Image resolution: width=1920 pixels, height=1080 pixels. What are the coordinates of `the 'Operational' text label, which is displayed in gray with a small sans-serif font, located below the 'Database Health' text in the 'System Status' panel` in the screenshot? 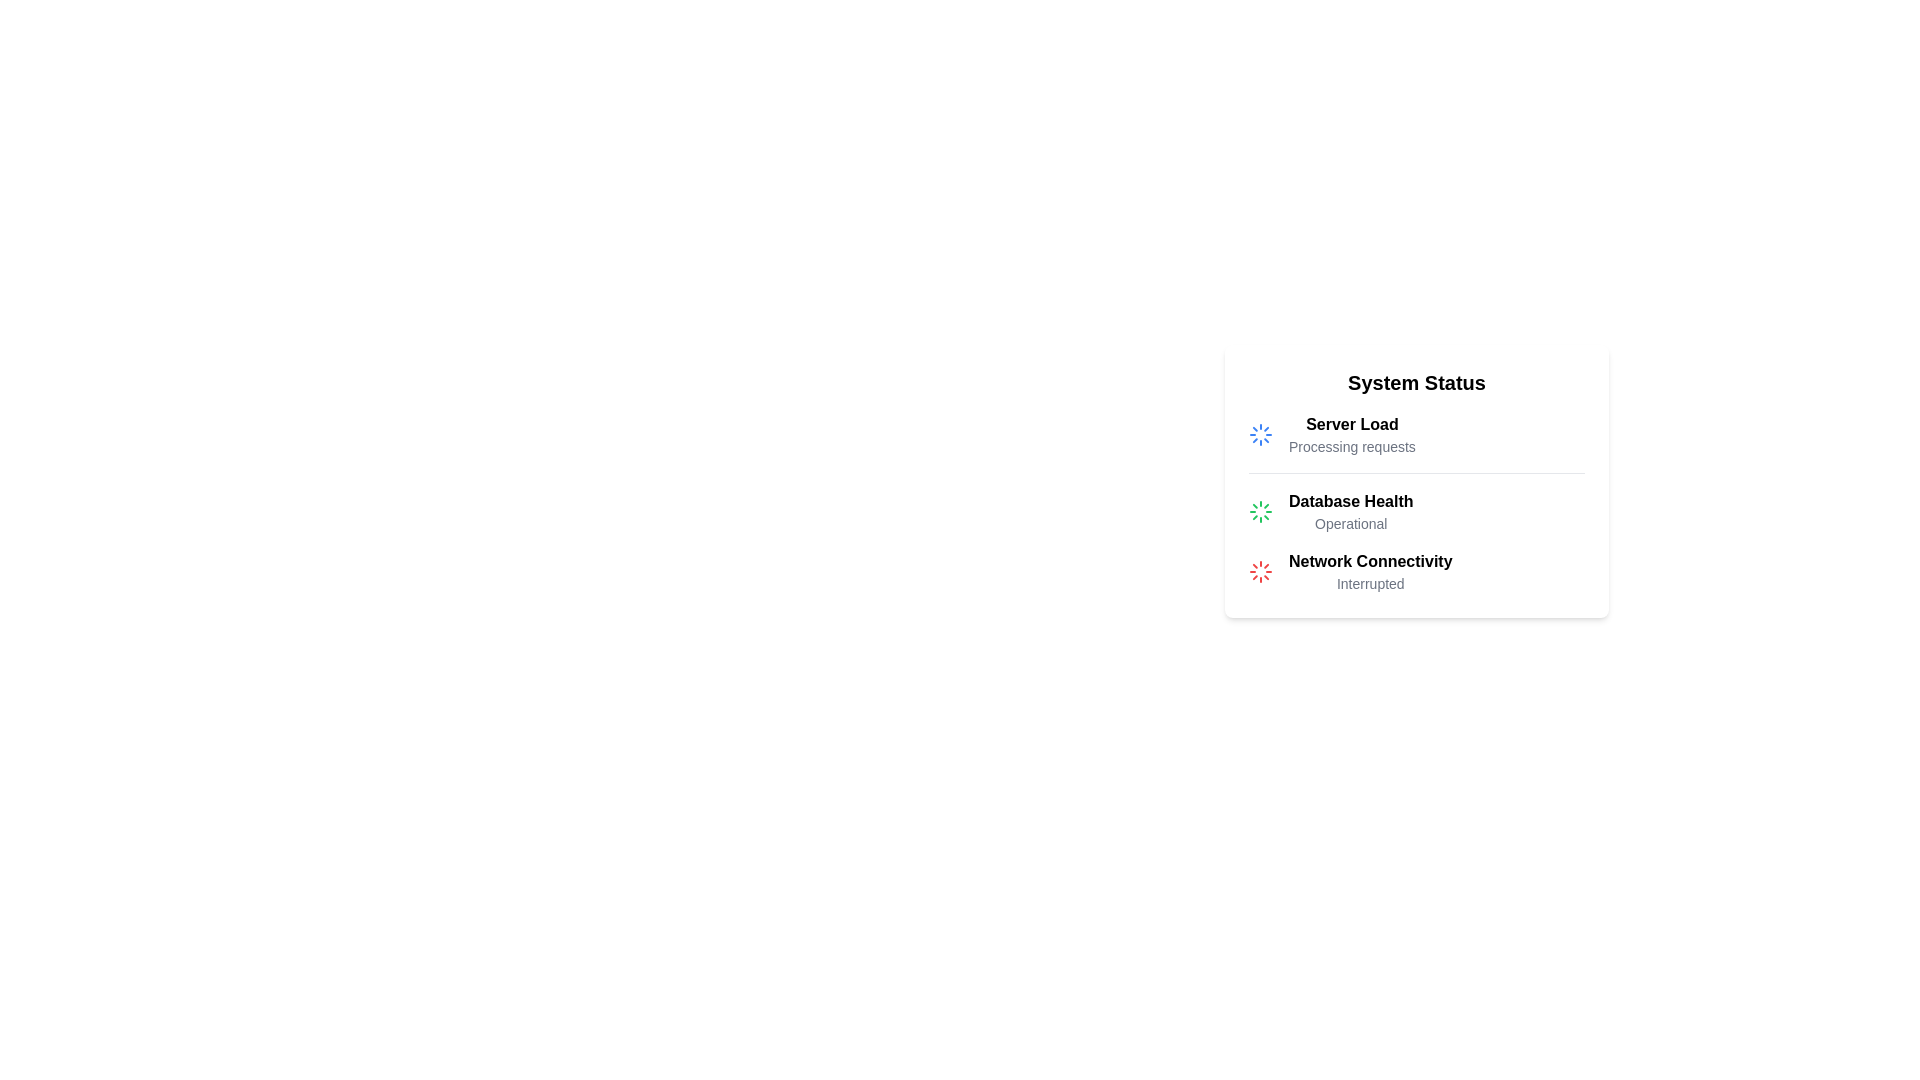 It's located at (1351, 523).